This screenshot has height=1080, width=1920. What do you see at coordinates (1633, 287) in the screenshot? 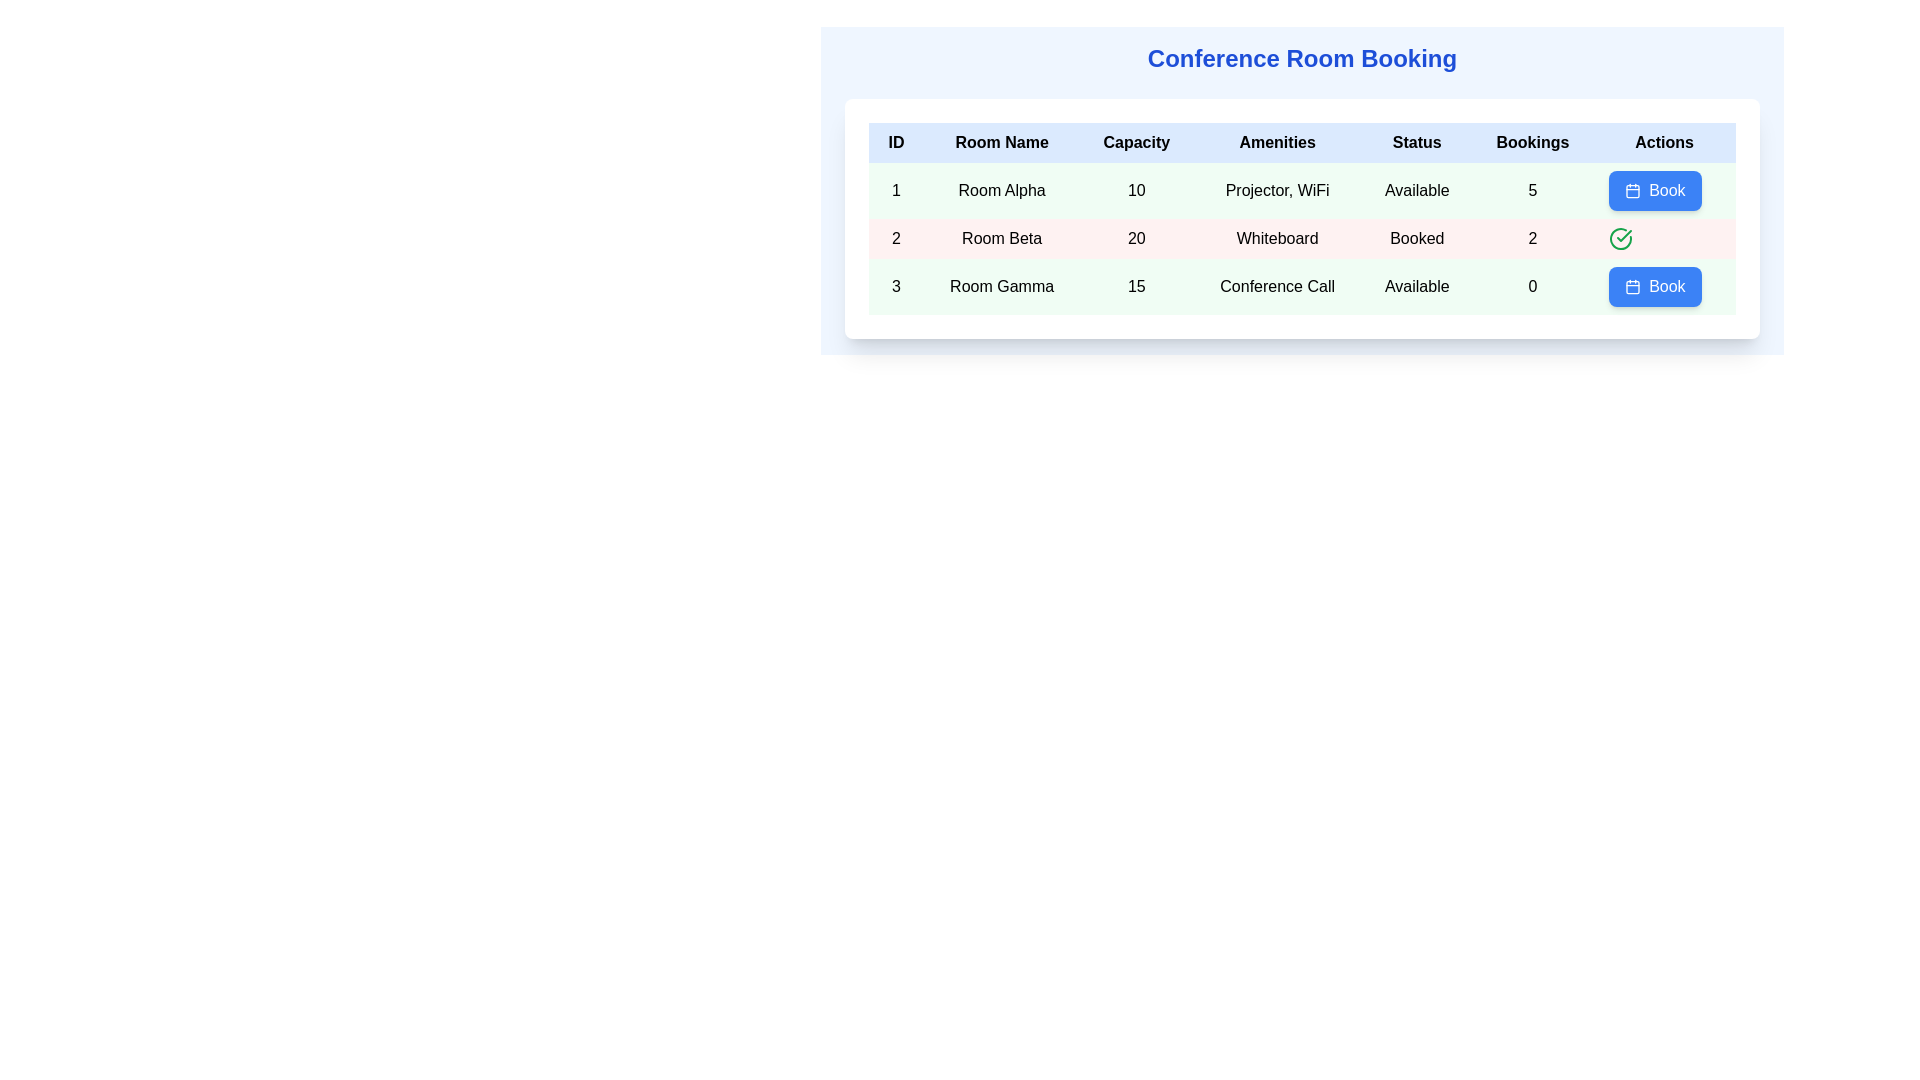
I see `the rectangular calendar icon with rounded corners, featuring a blue background, located in the 'Actions' column of the third row of the table` at bounding box center [1633, 287].